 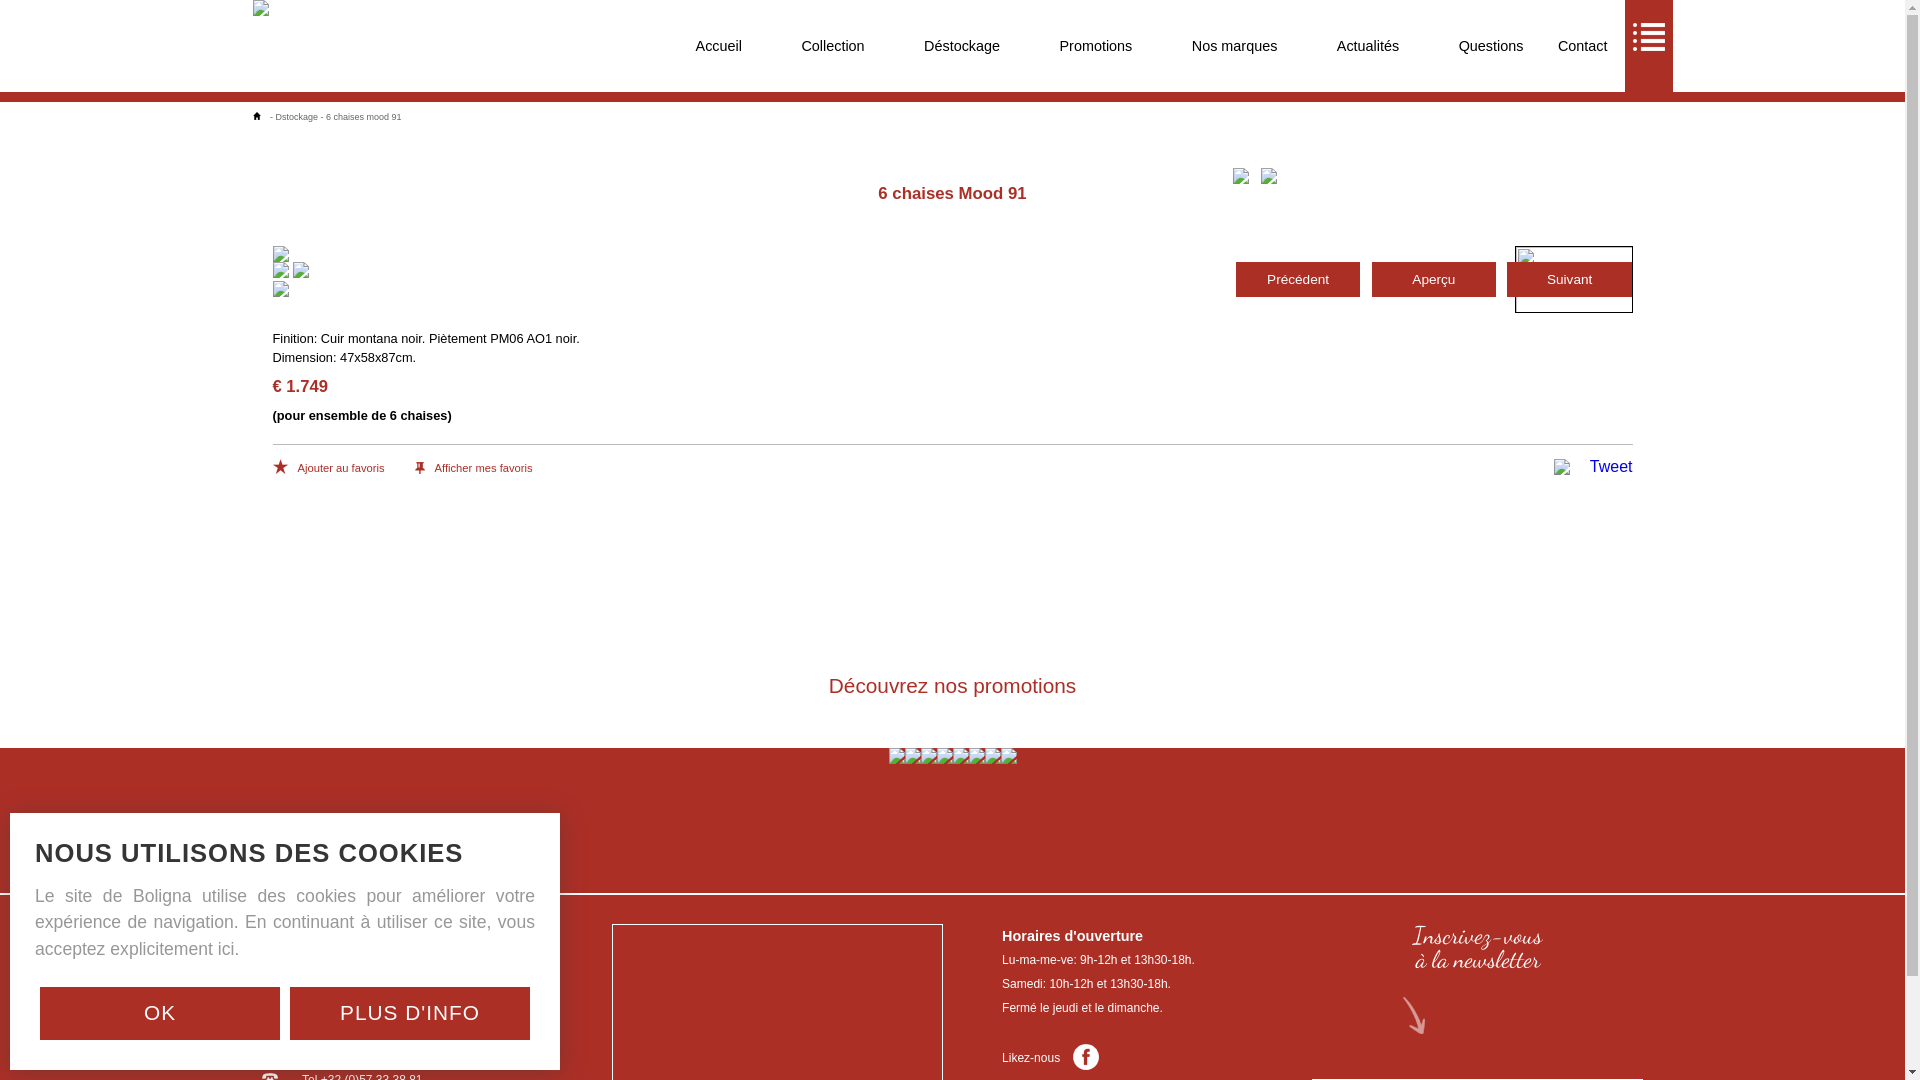 I want to click on 'Questions', so click(x=1491, y=45).